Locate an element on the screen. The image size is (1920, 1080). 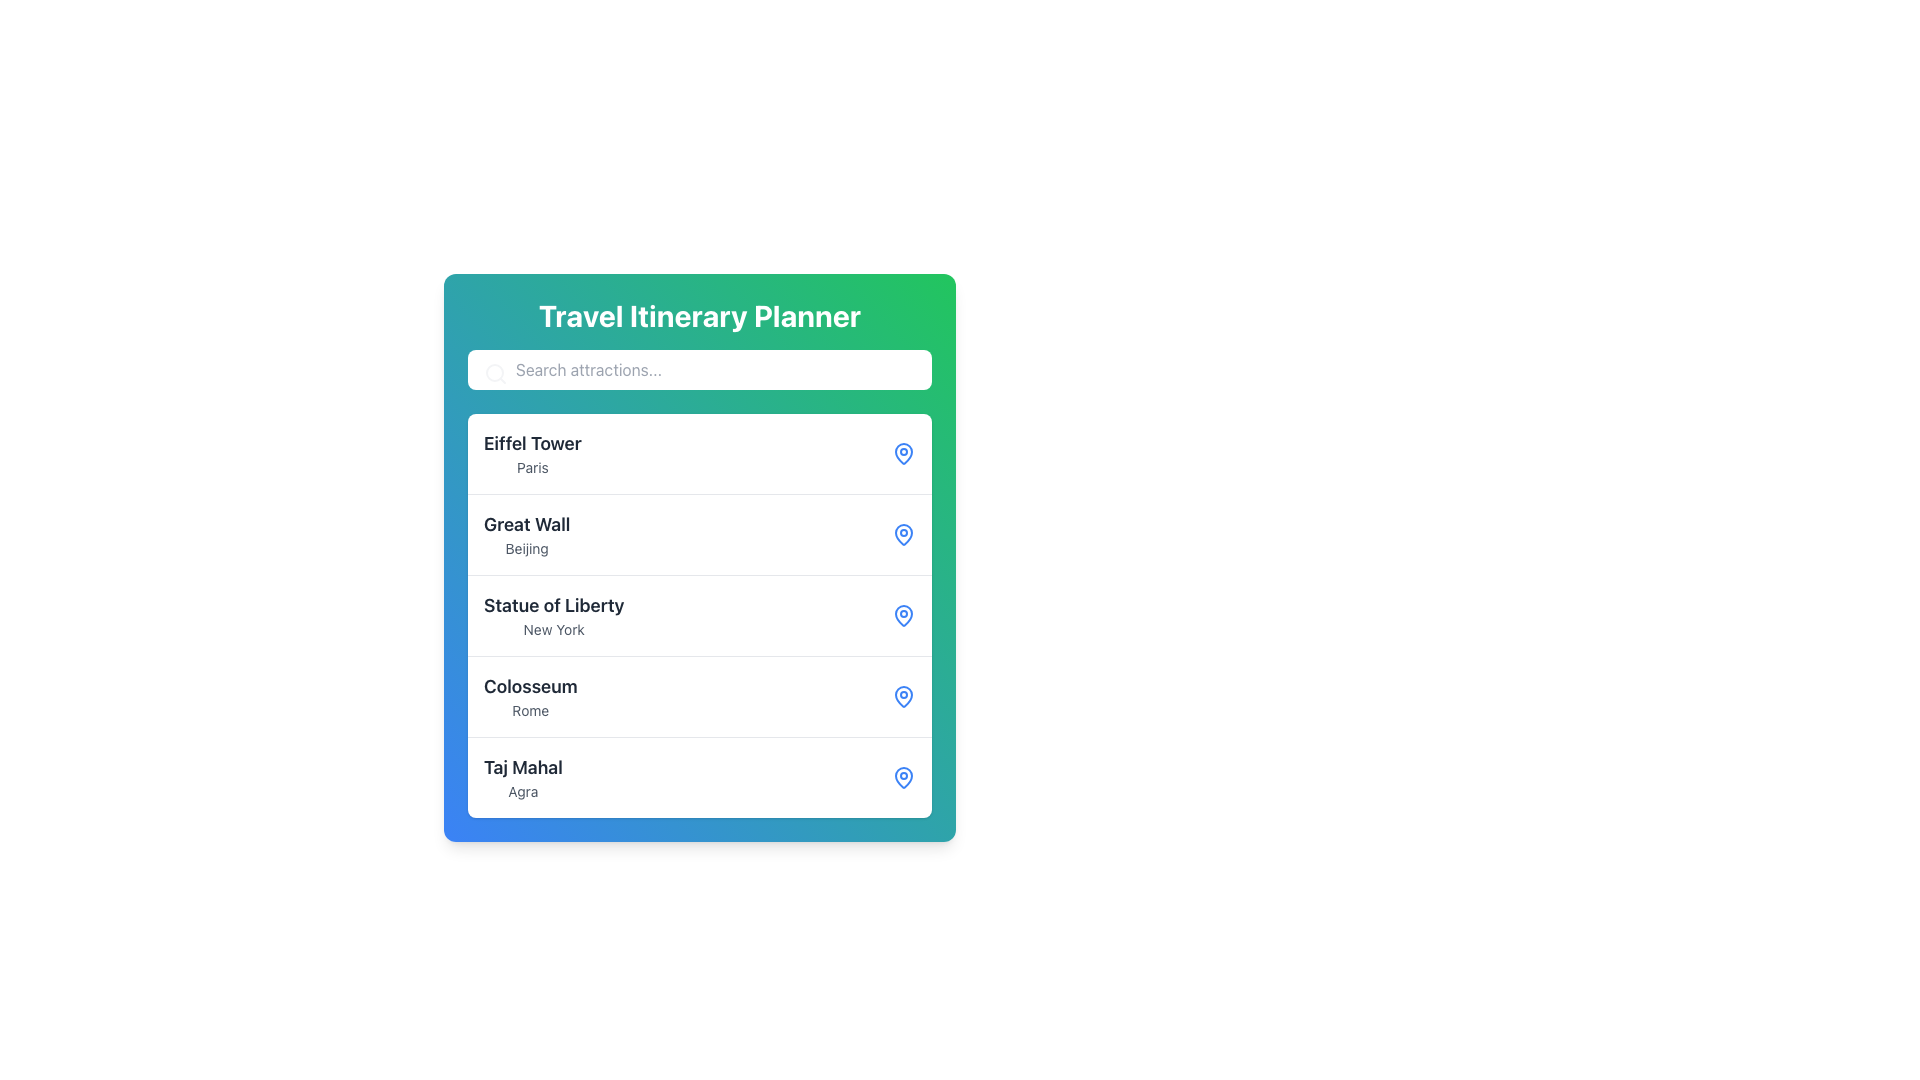
the list item labeled 'Statue of Liberty' with the location 'New York' is located at coordinates (700, 613).